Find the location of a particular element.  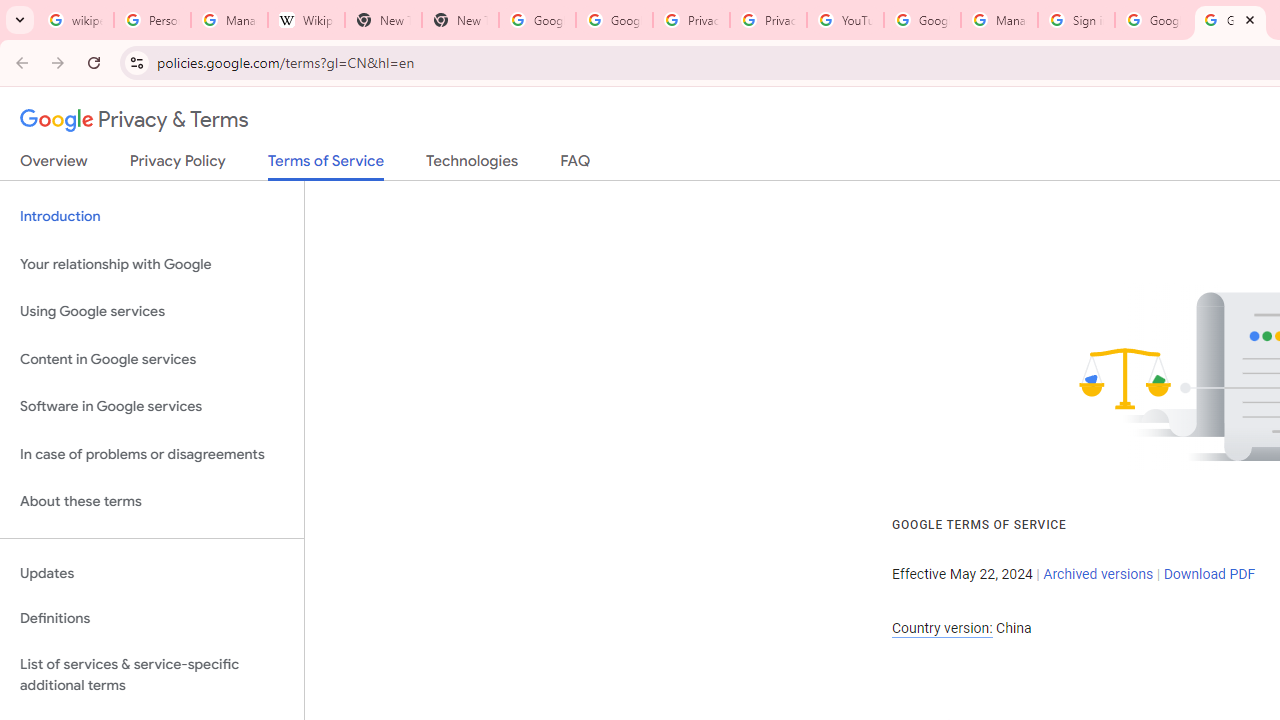

'Privacy & Terms' is located at coordinates (134, 120).